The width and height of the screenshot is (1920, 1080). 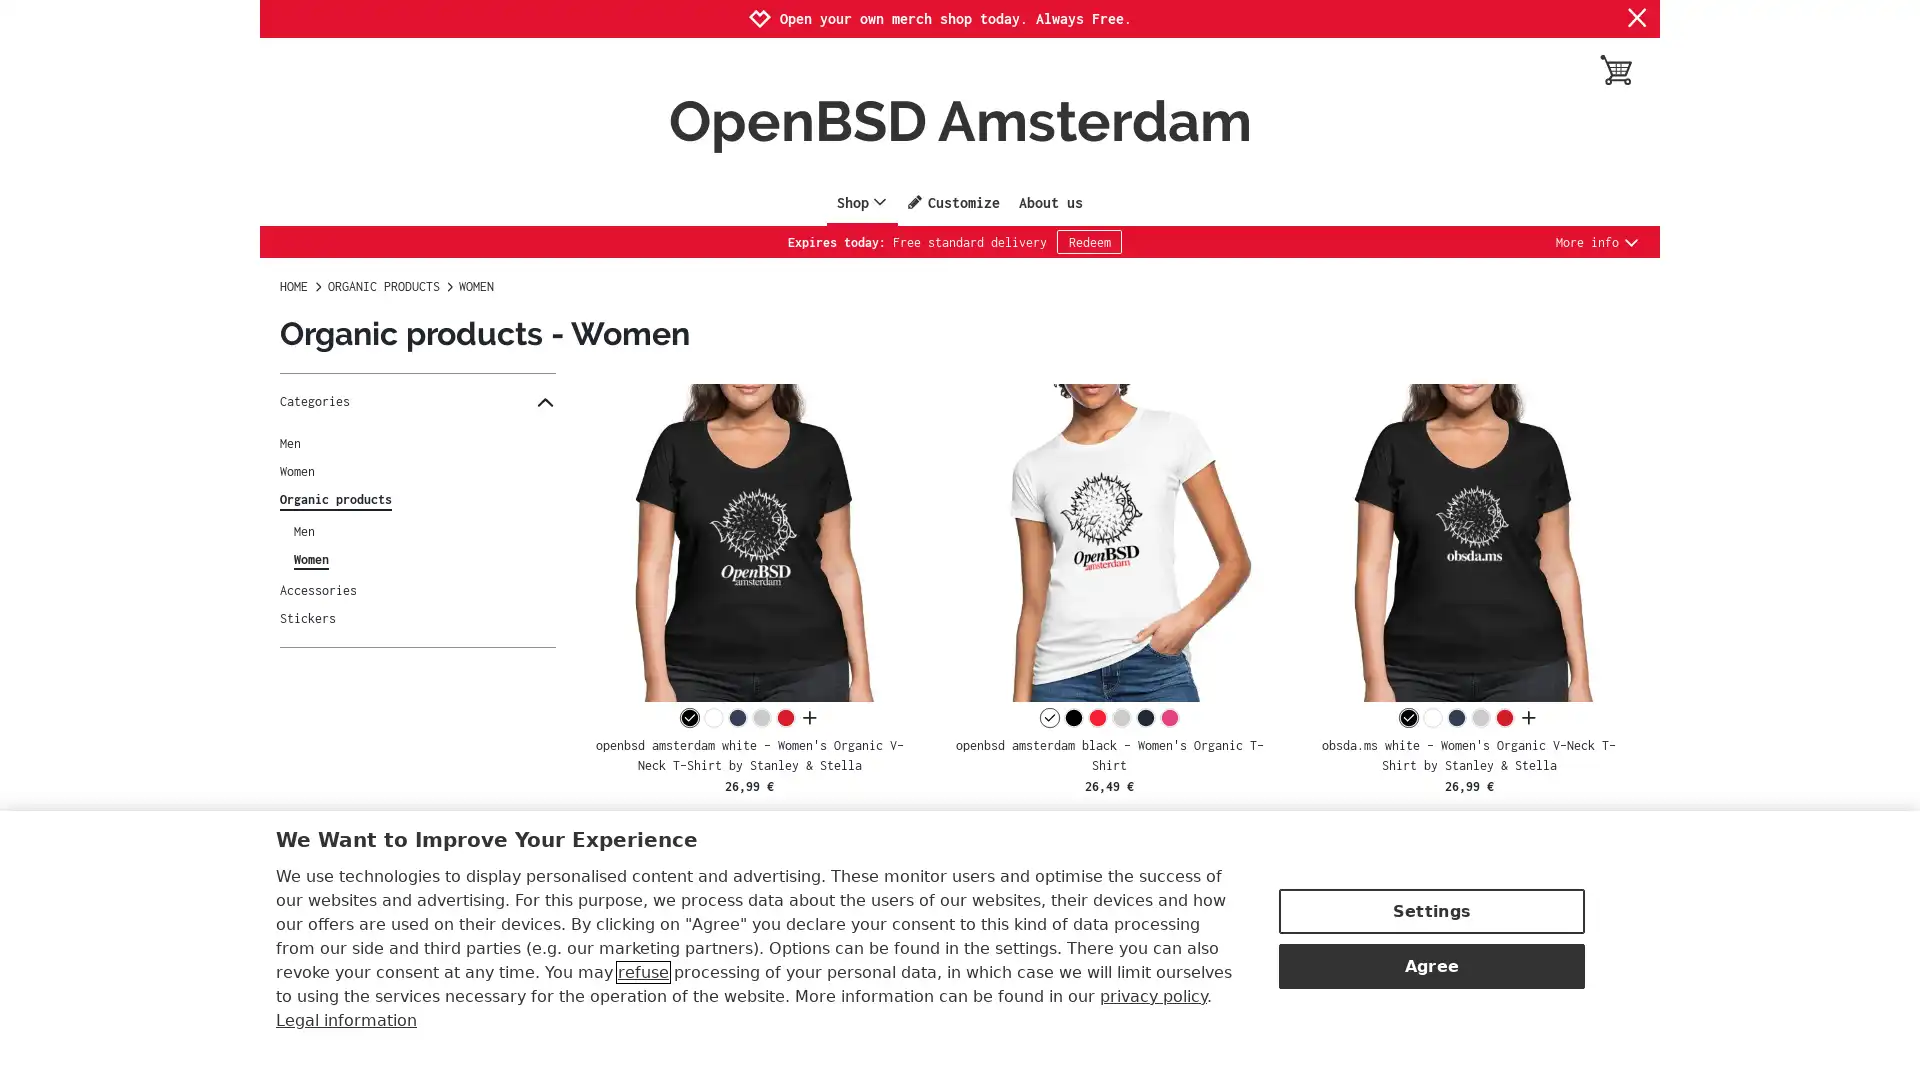 What do you see at coordinates (1072, 717) in the screenshot?
I see `black` at bounding box center [1072, 717].